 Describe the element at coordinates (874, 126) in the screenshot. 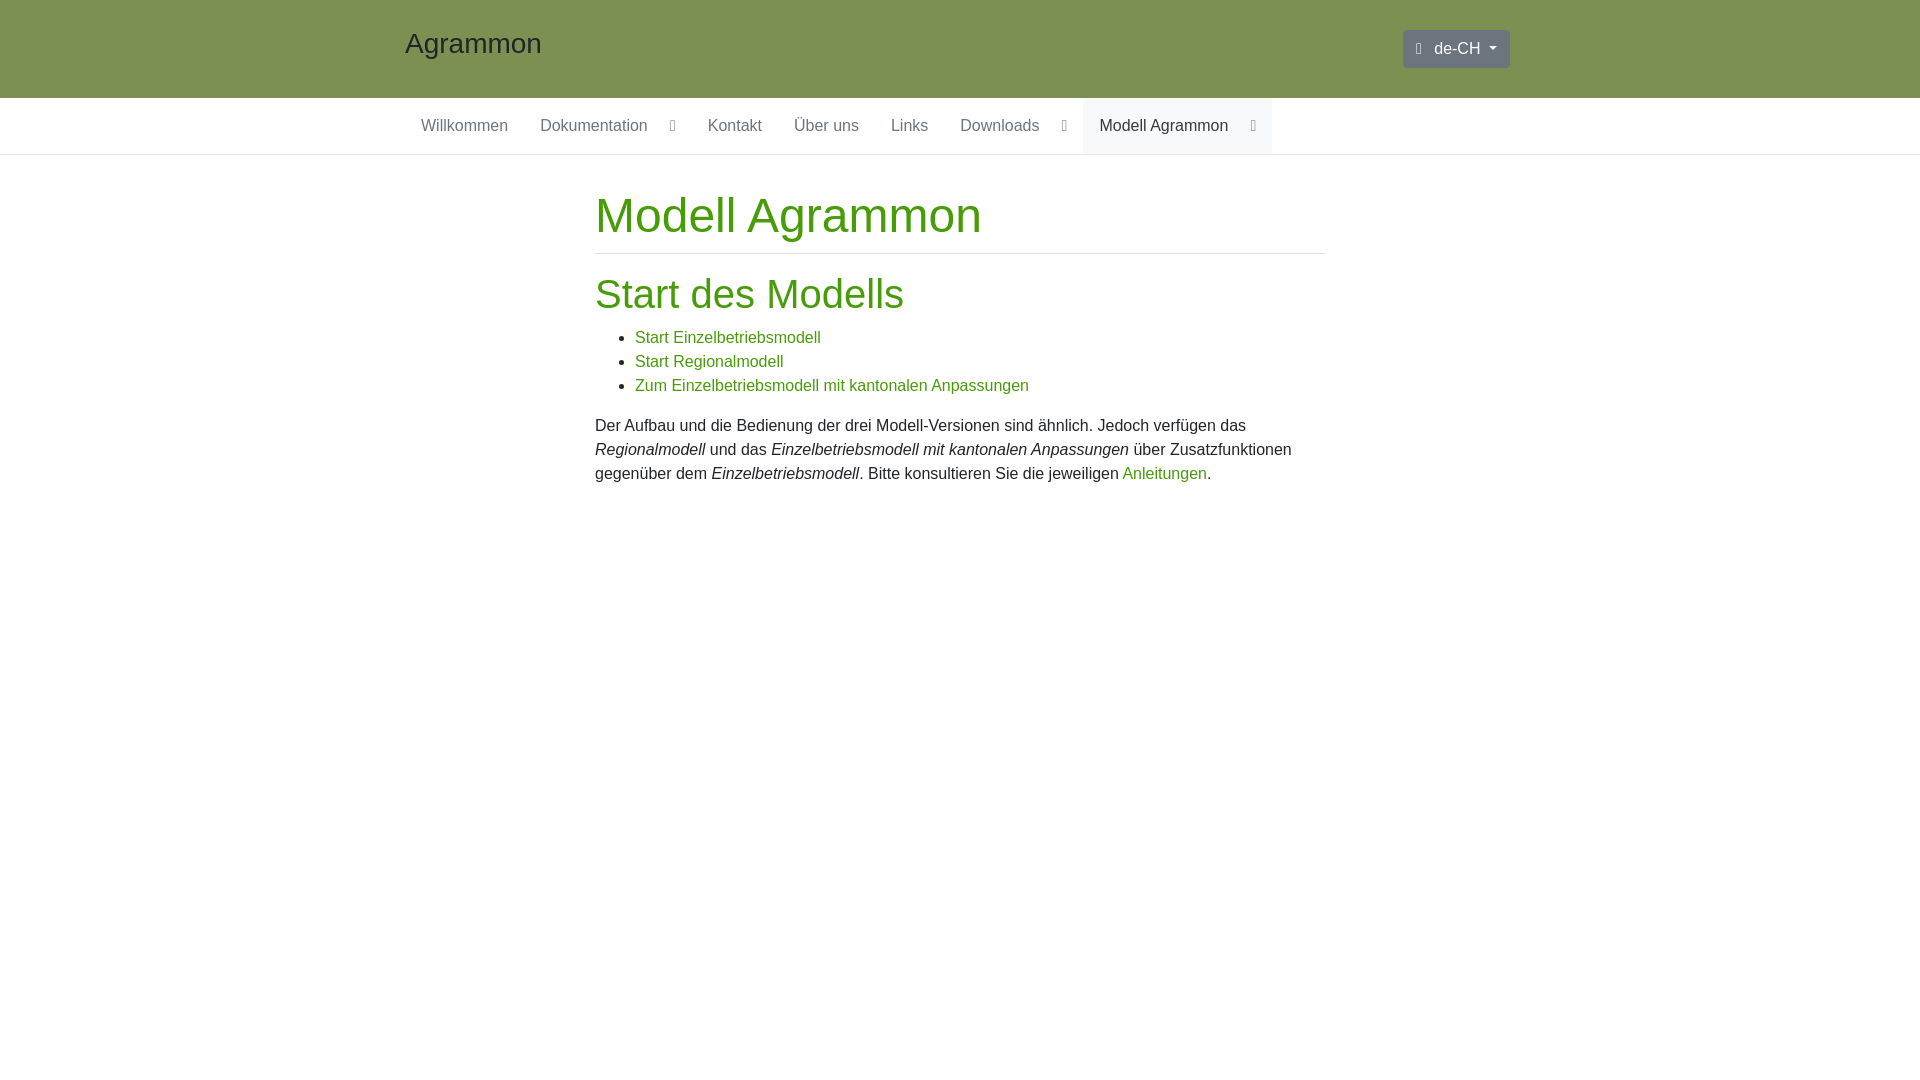

I see `'Links'` at that location.